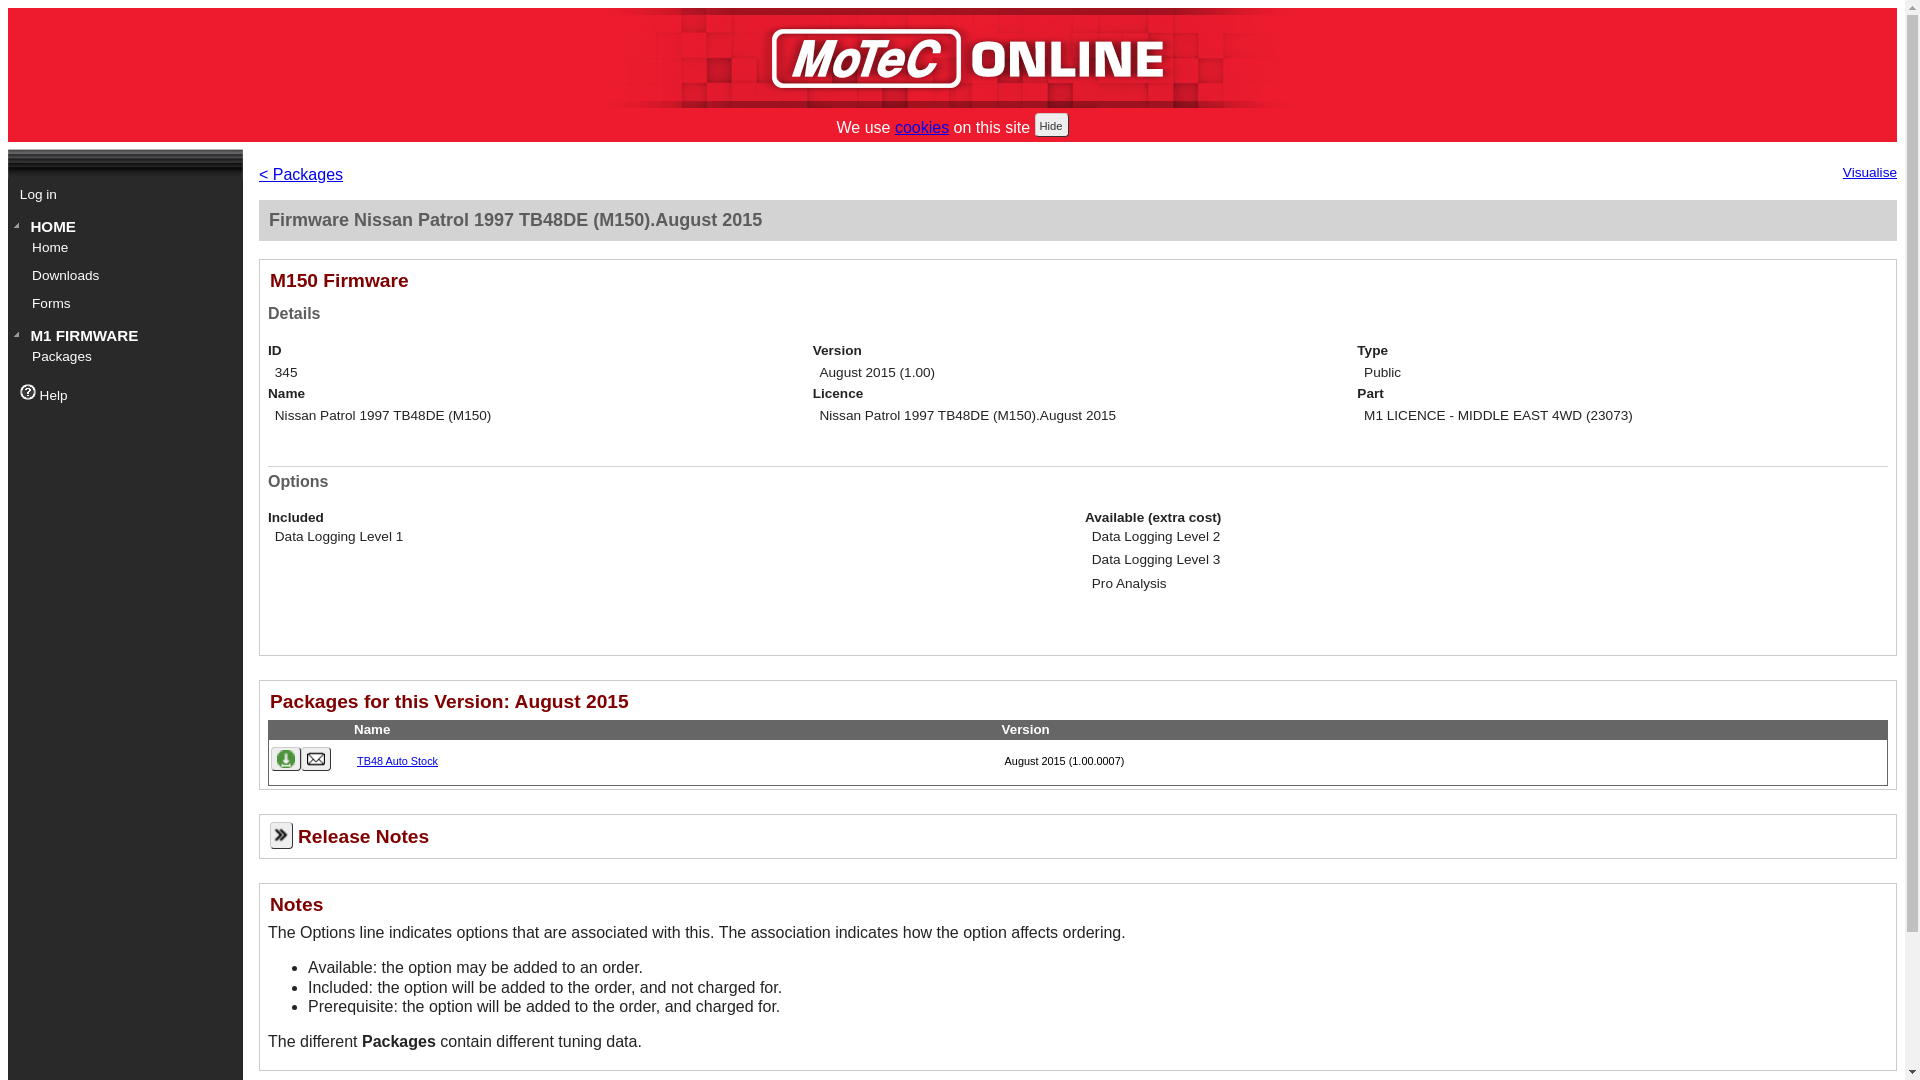  What do you see at coordinates (129, 276) in the screenshot?
I see `'Downloads'` at bounding box center [129, 276].